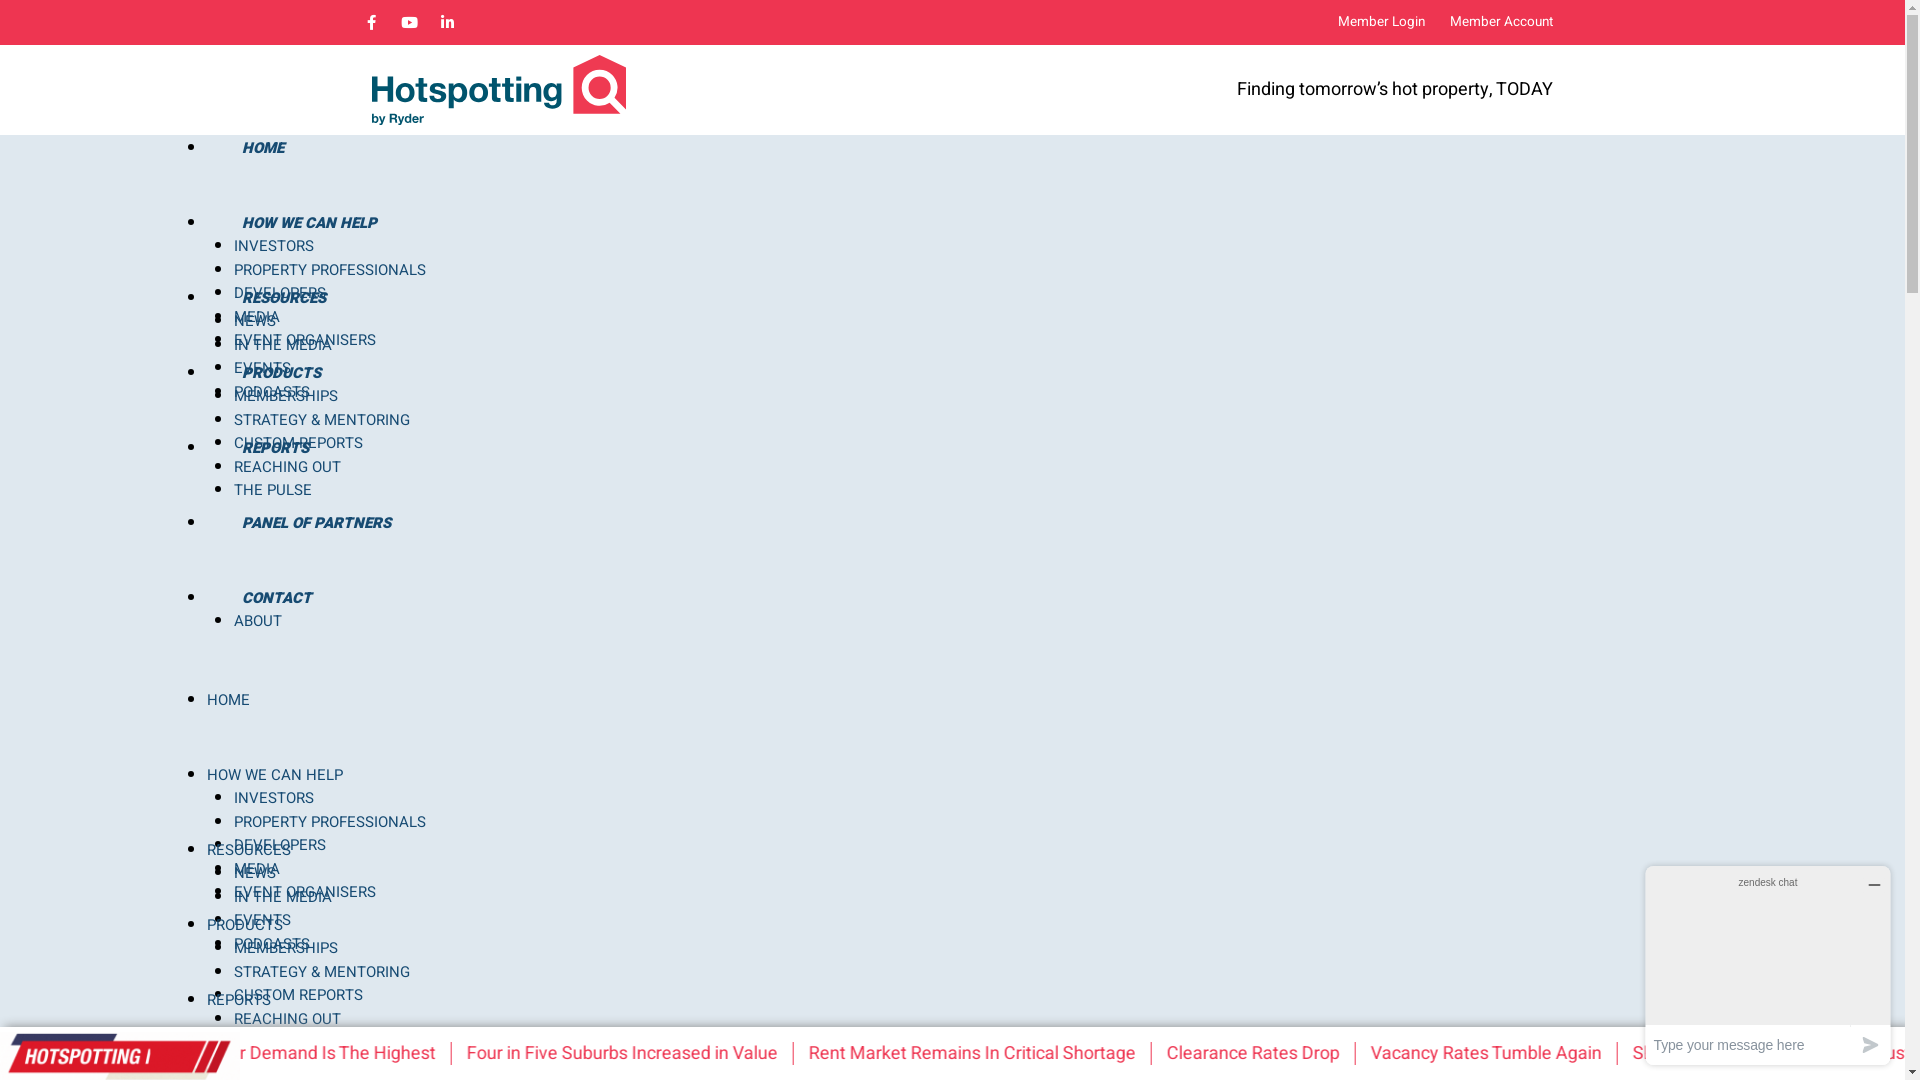  What do you see at coordinates (282, 343) in the screenshot?
I see `'IN THE MEDIA'` at bounding box center [282, 343].